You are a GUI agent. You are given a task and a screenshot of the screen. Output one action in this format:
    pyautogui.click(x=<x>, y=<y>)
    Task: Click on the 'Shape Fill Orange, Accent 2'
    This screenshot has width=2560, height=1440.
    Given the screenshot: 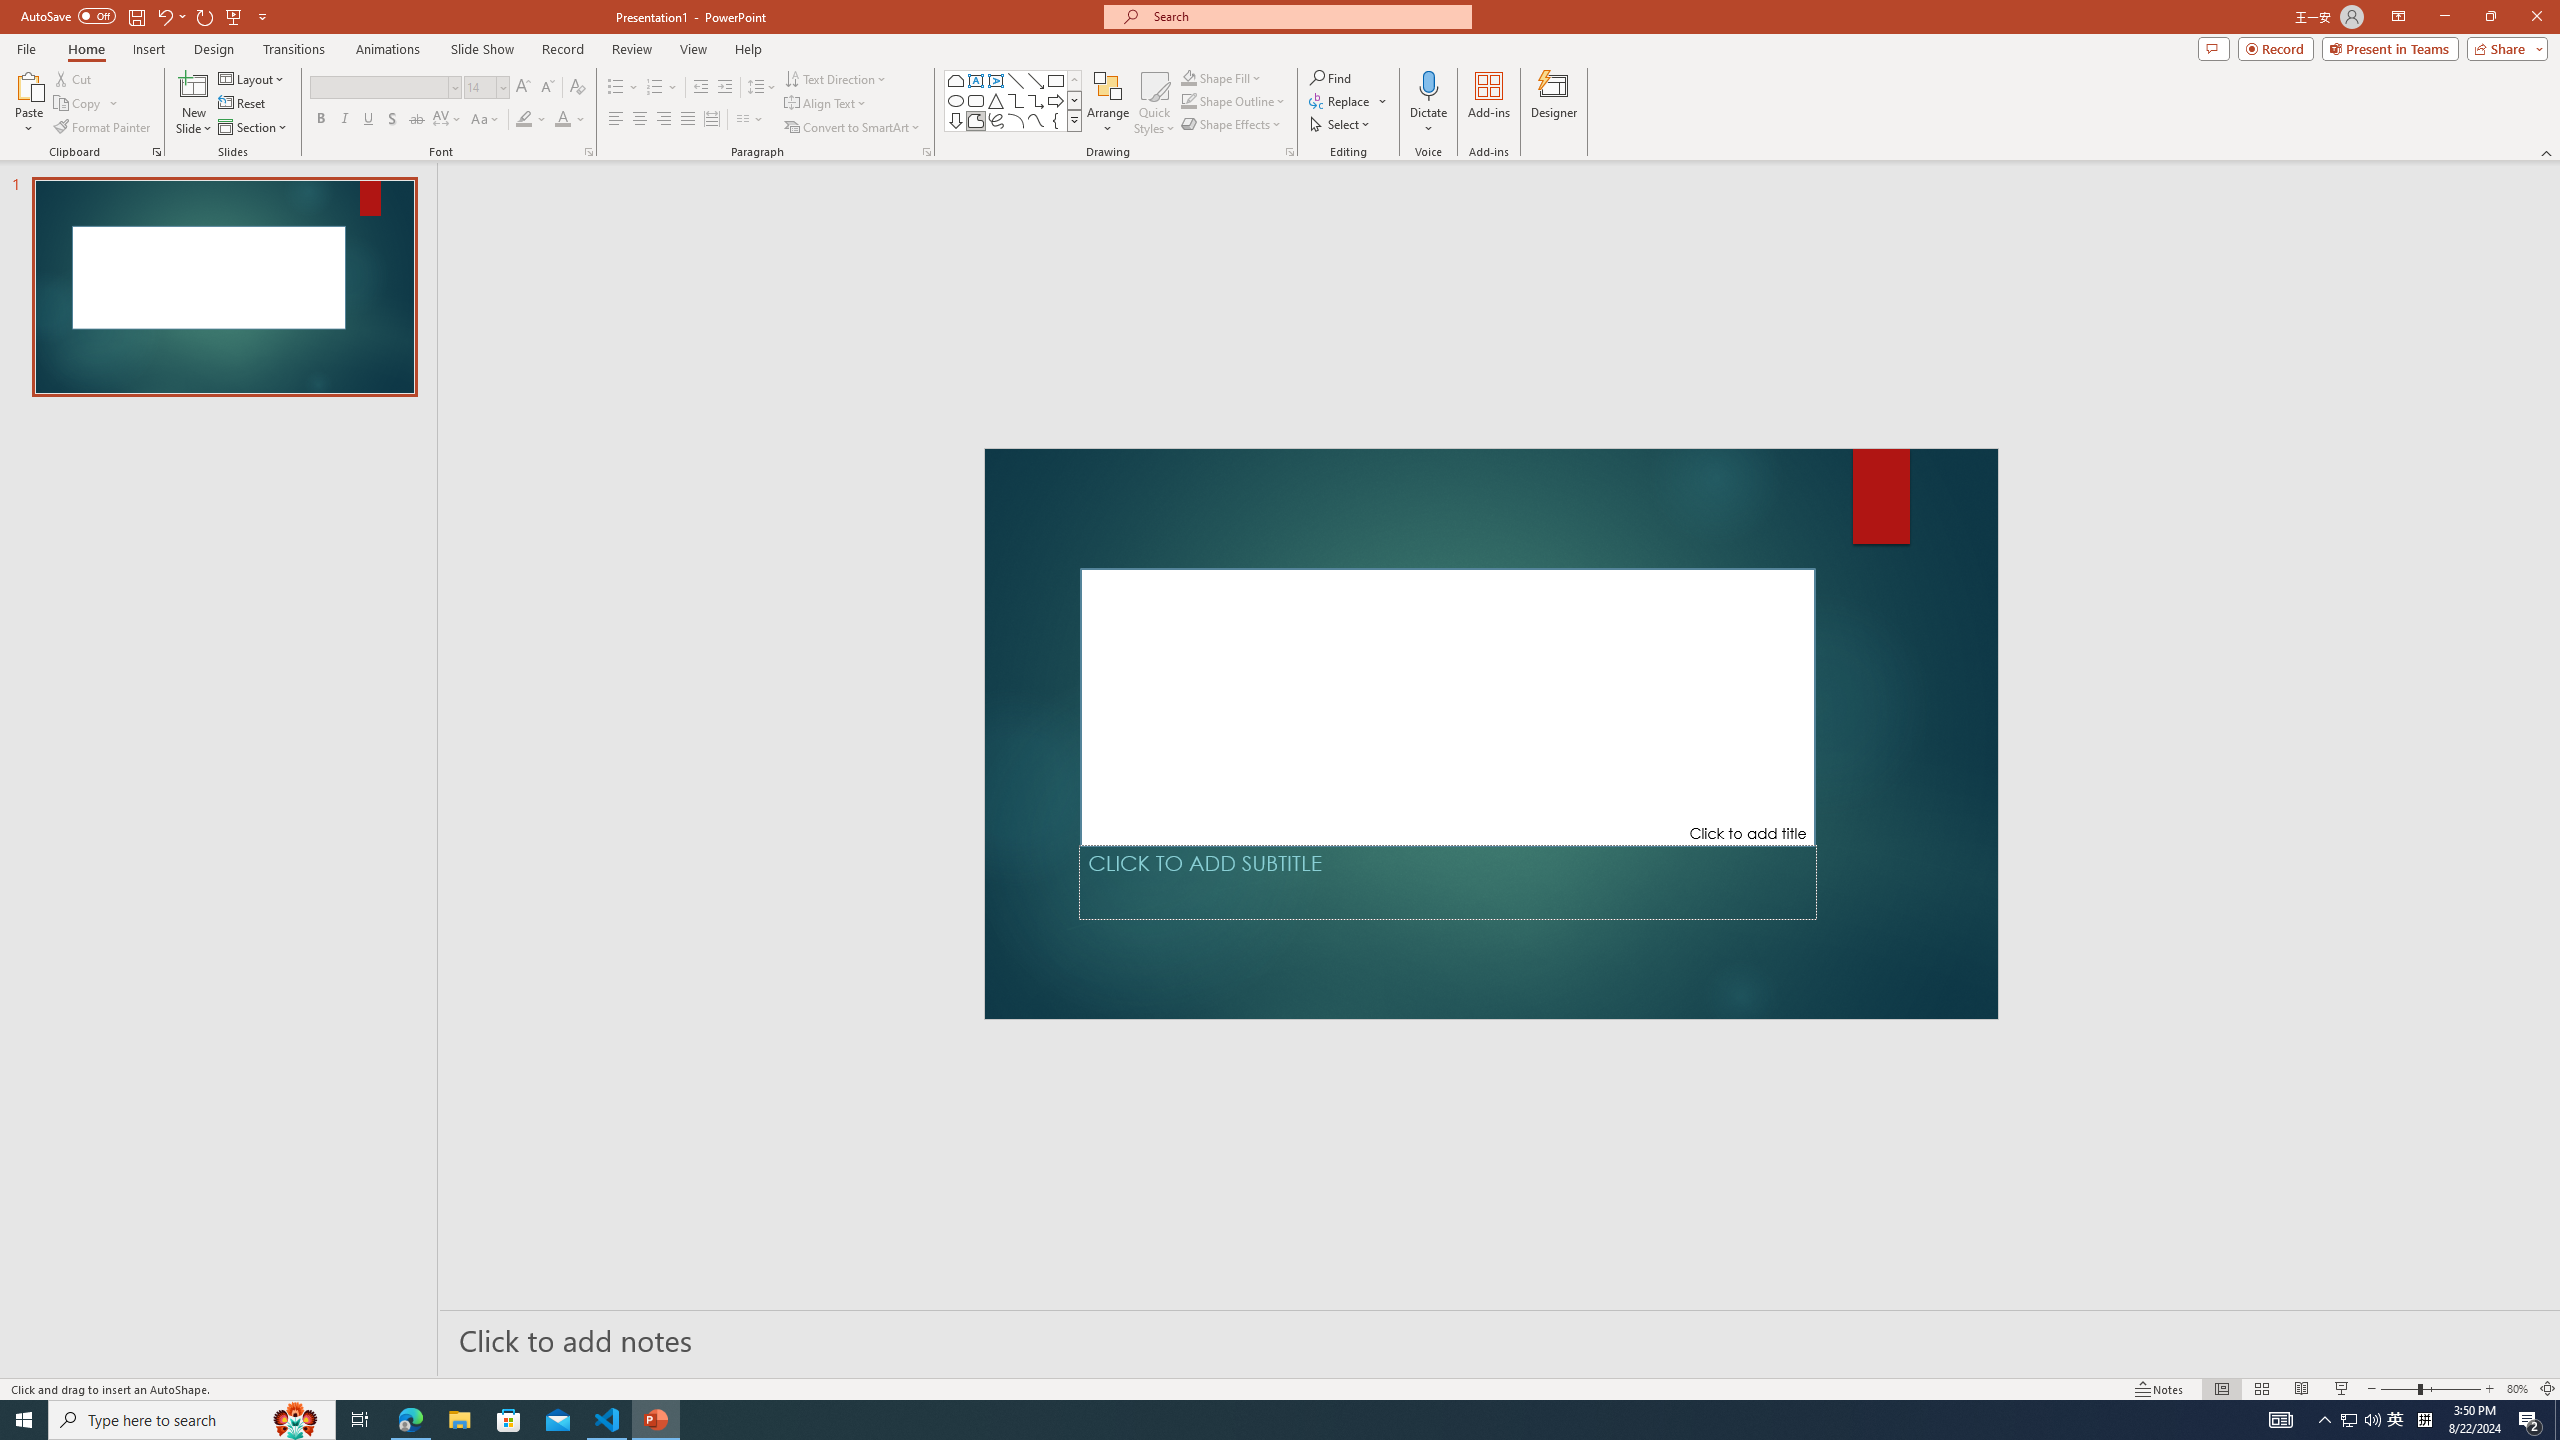 What is the action you would take?
    pyautogui.click(x=1189, y=77)
    